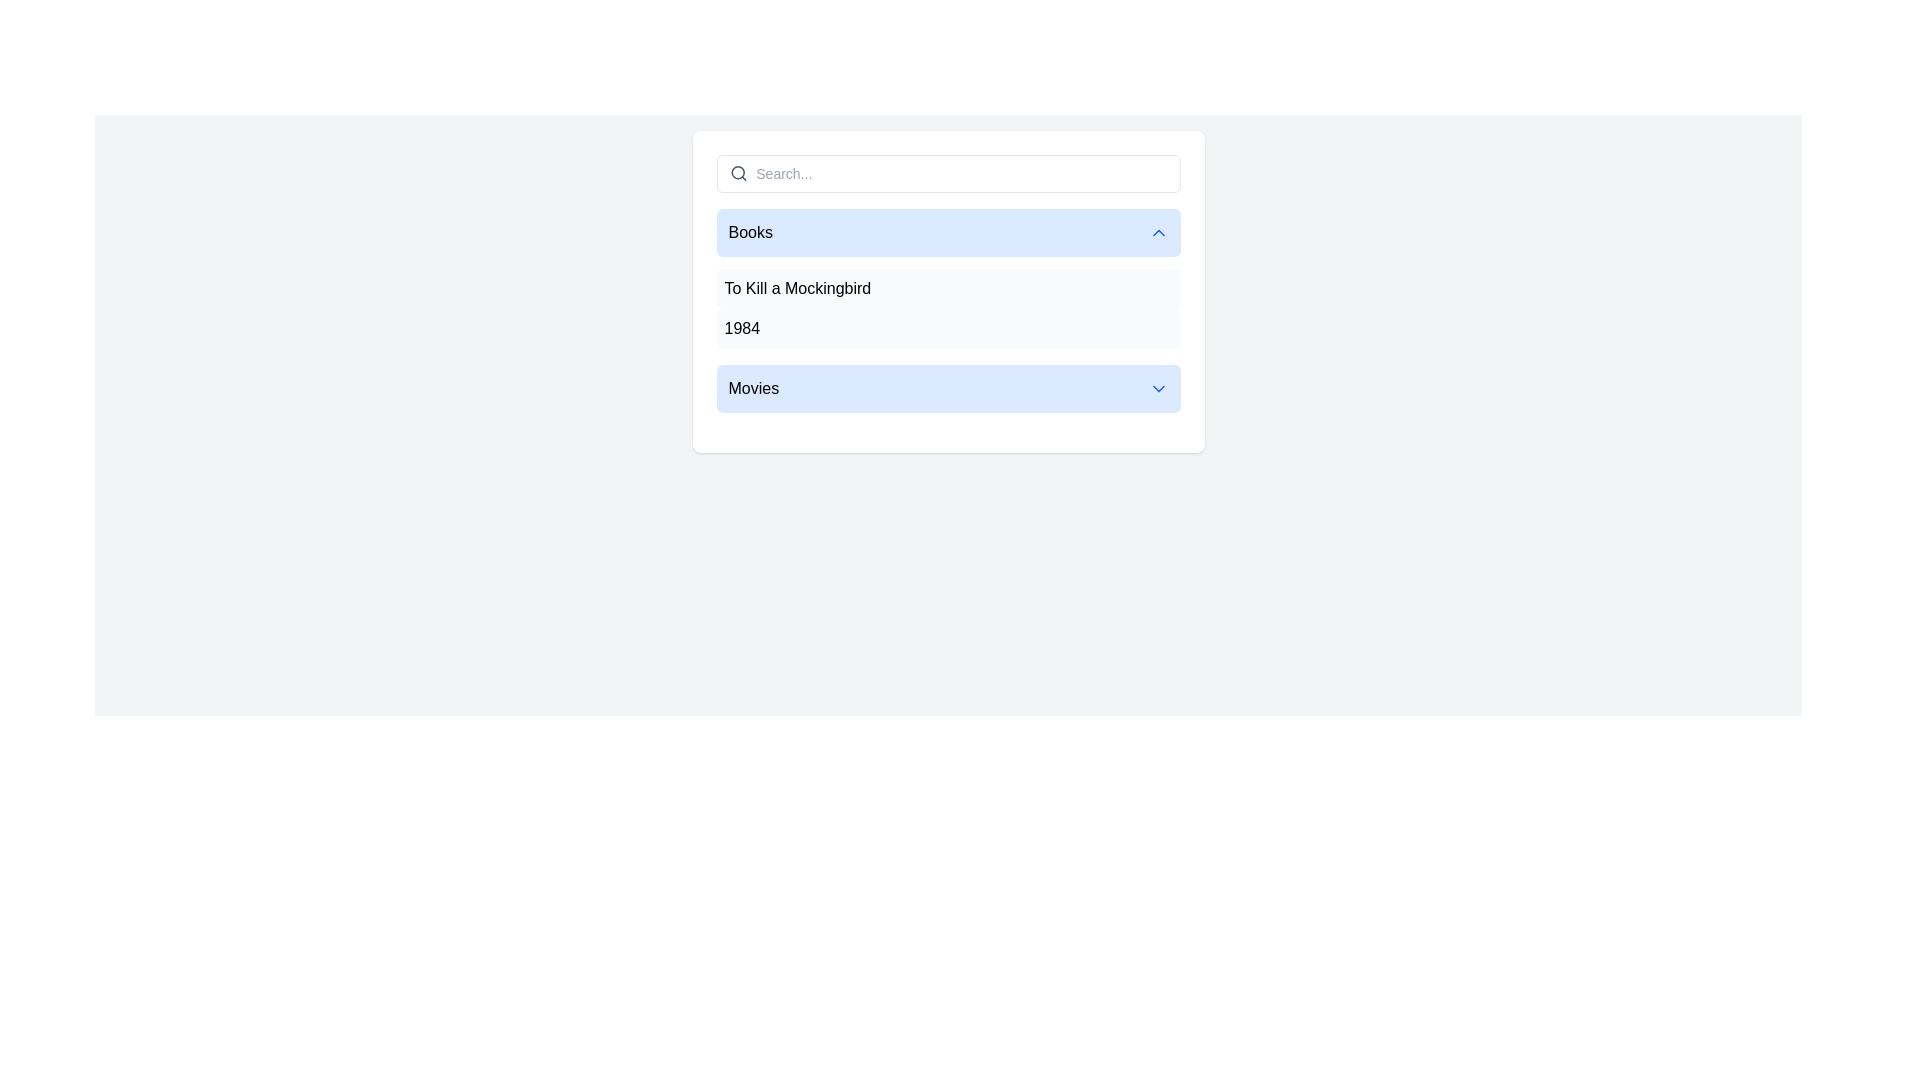  What do you see at coordinates (741, 327) in the screenshot?
I see `the selectable text display item representing the book titled '1984' within the 'Books' category` at bounding box center [741, 327].